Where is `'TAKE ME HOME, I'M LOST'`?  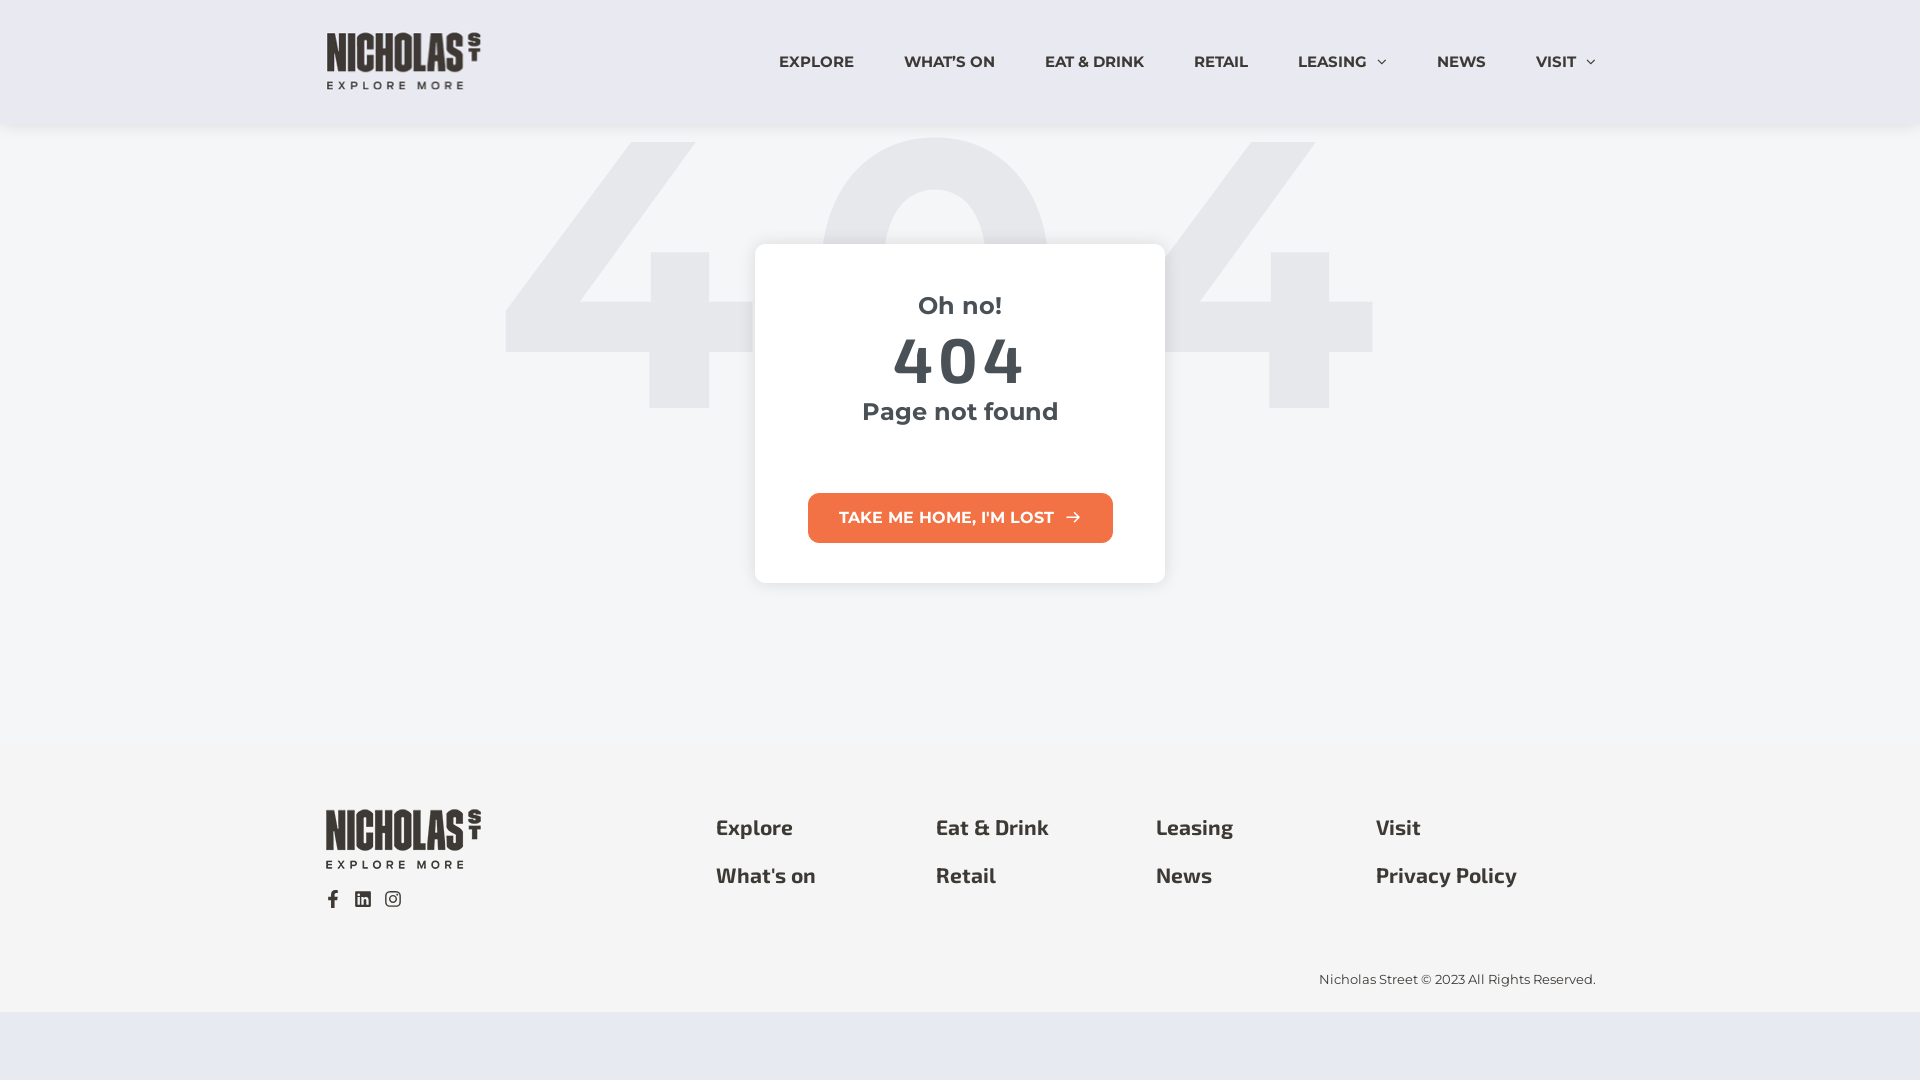
'TAKE ME HOME, I'M LOST' is located at coordinates (960, 516).